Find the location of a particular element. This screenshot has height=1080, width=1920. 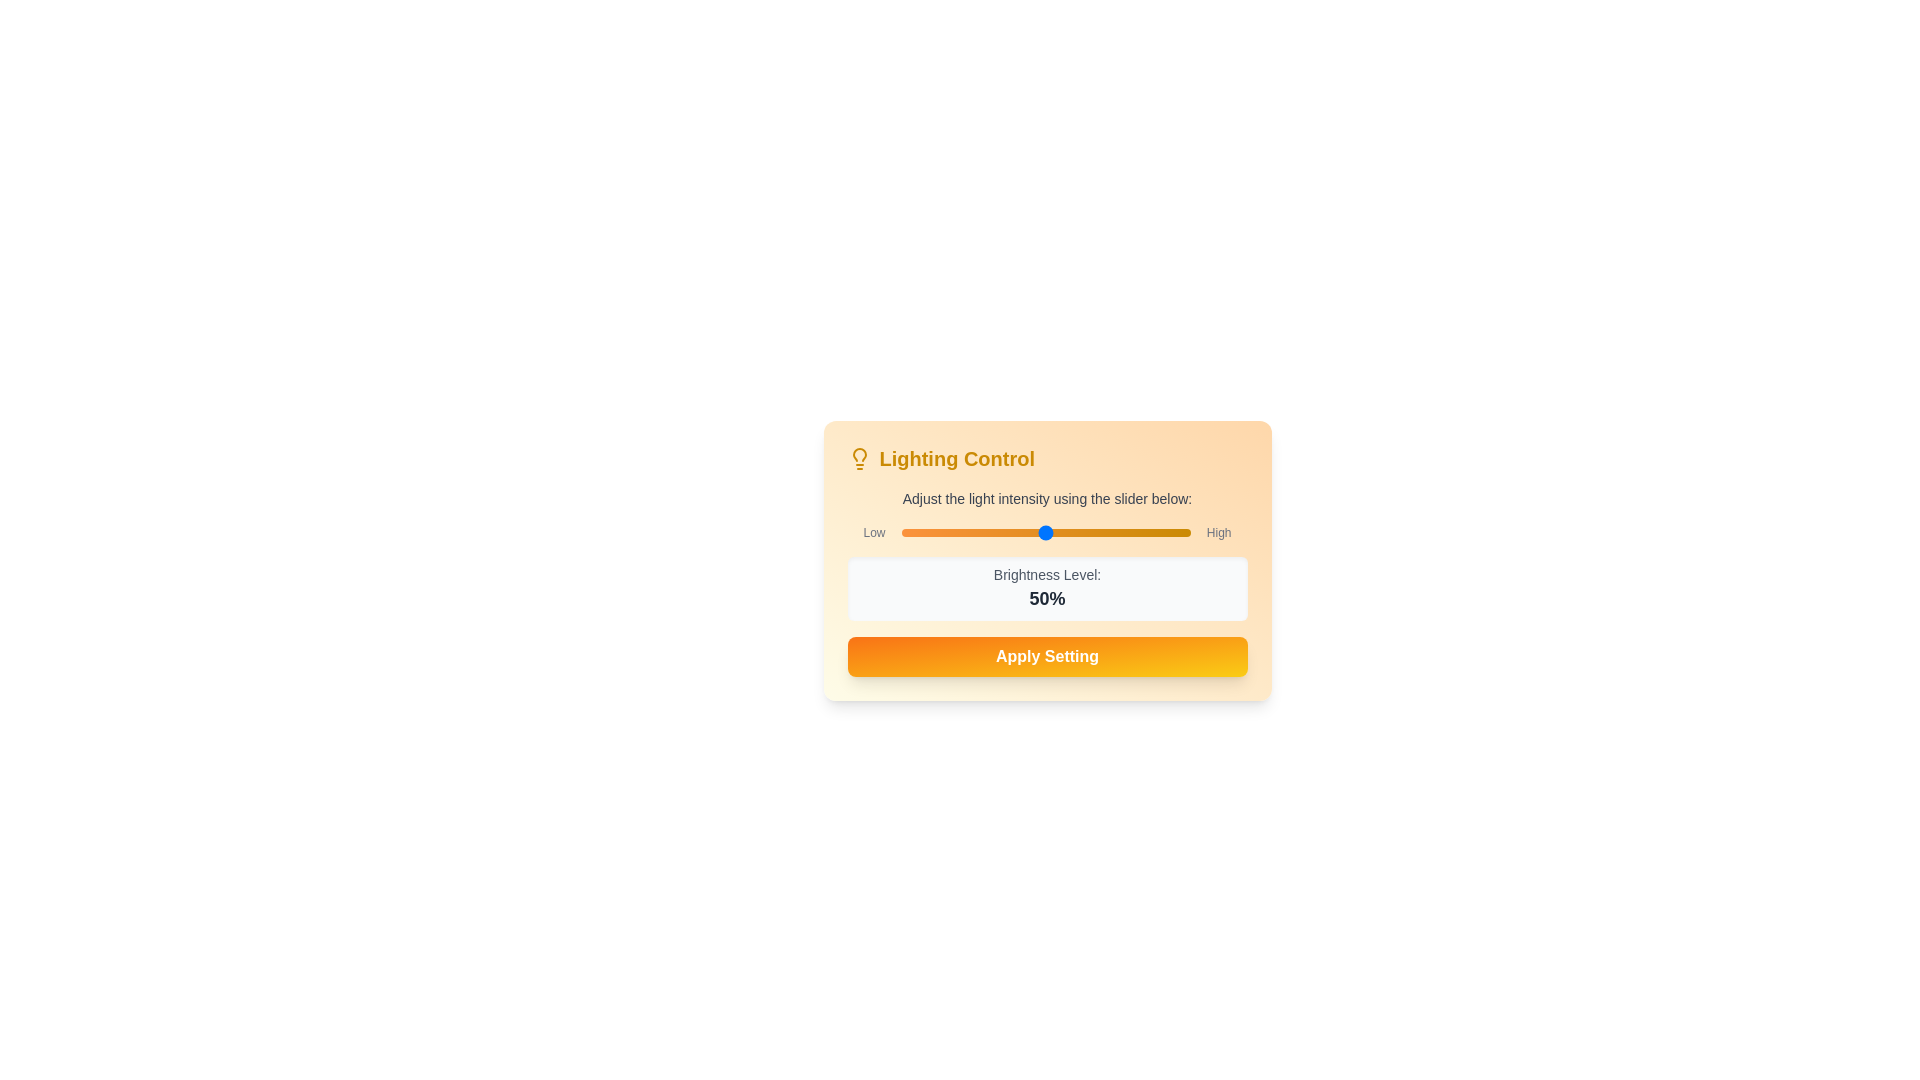

brightness is located at coordinates (903, 531).